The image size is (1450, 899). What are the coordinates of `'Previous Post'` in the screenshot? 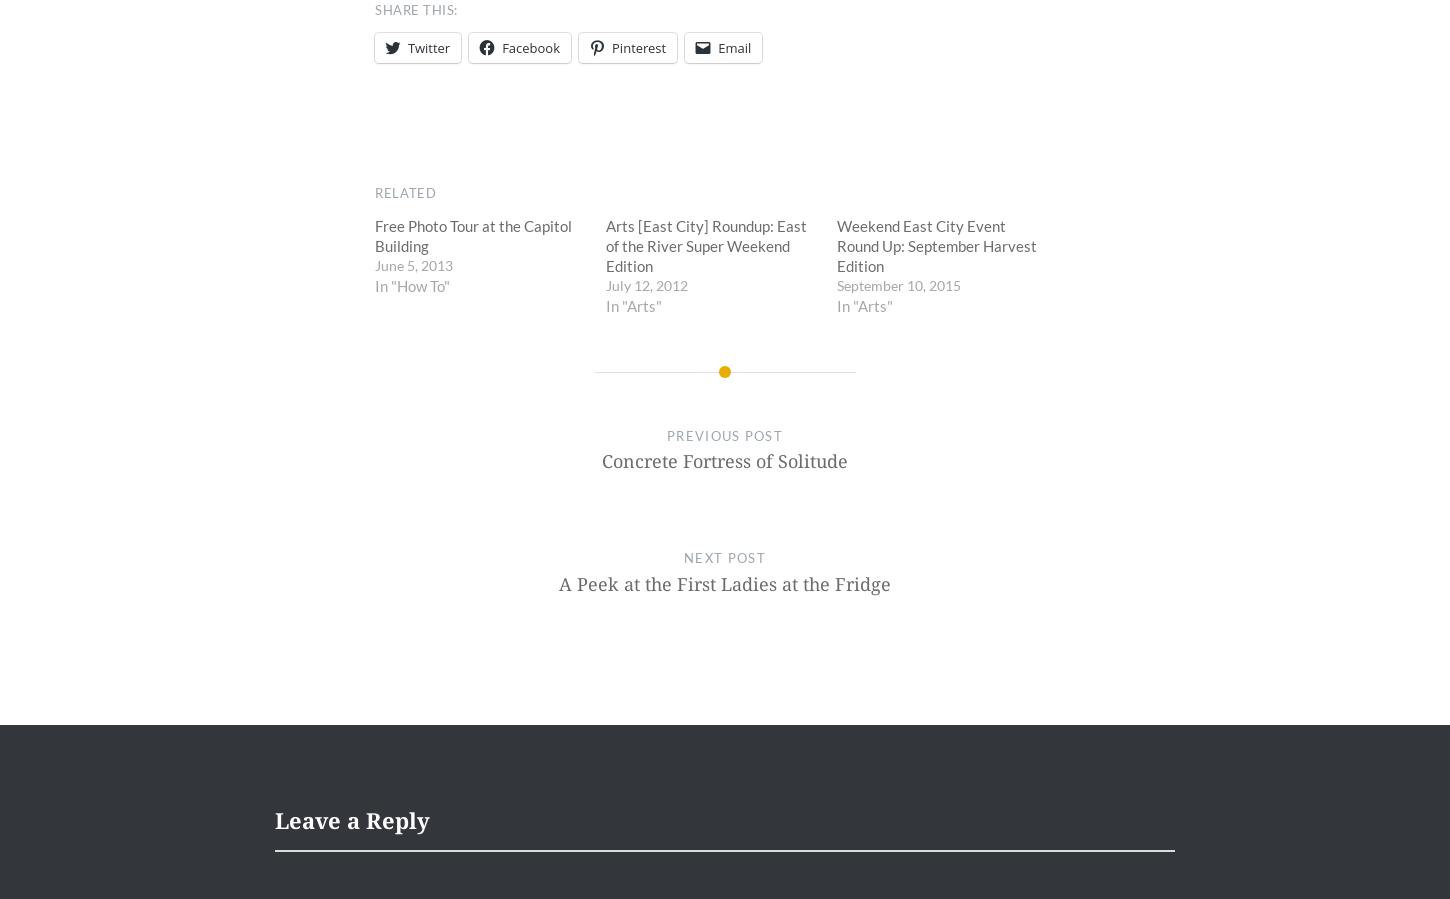 It's located at (723, 435).